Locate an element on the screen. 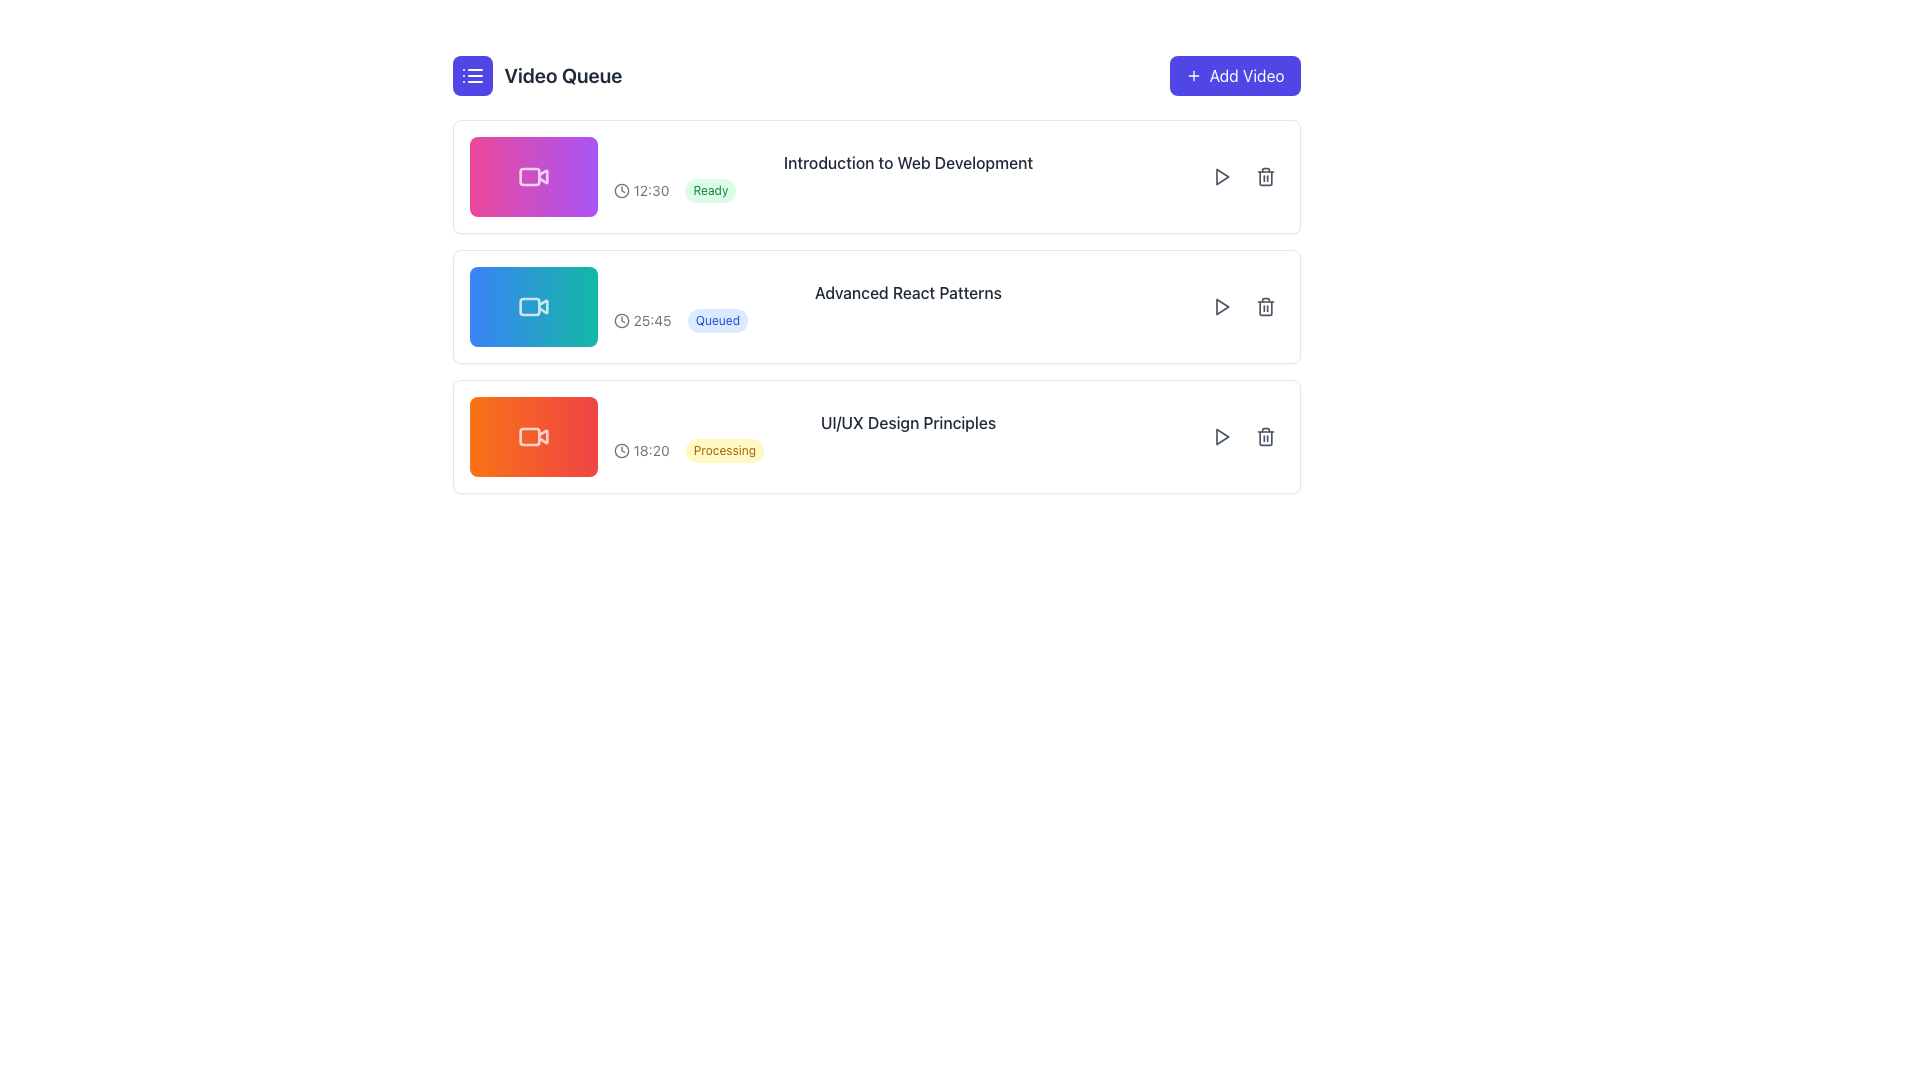 This screenshot has height=1080, width=1920. text from the pill-shaped label that displays 'Processing' with a yellow background, located in the third row of the video items list is located at coordinates (723, 451).